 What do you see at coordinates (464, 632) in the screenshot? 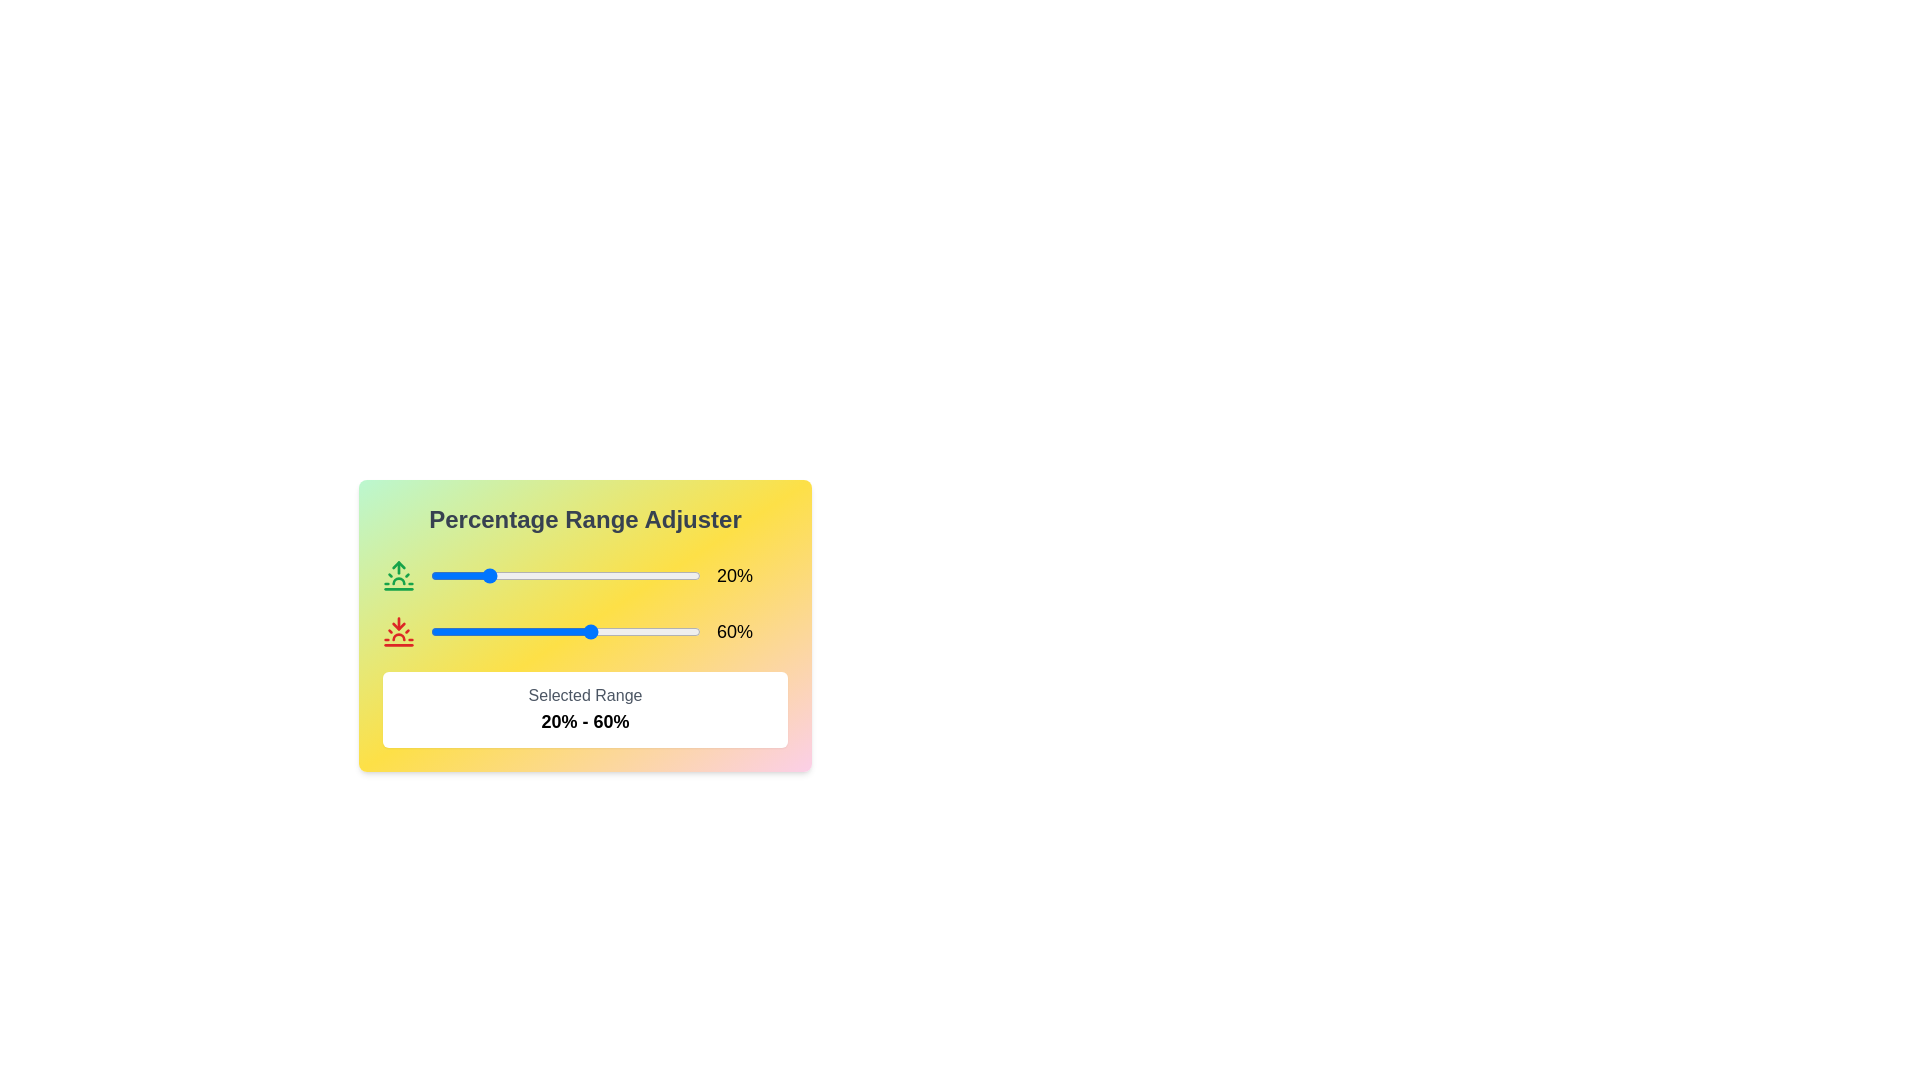
I see `the slider` at bounding box center [464, 632].